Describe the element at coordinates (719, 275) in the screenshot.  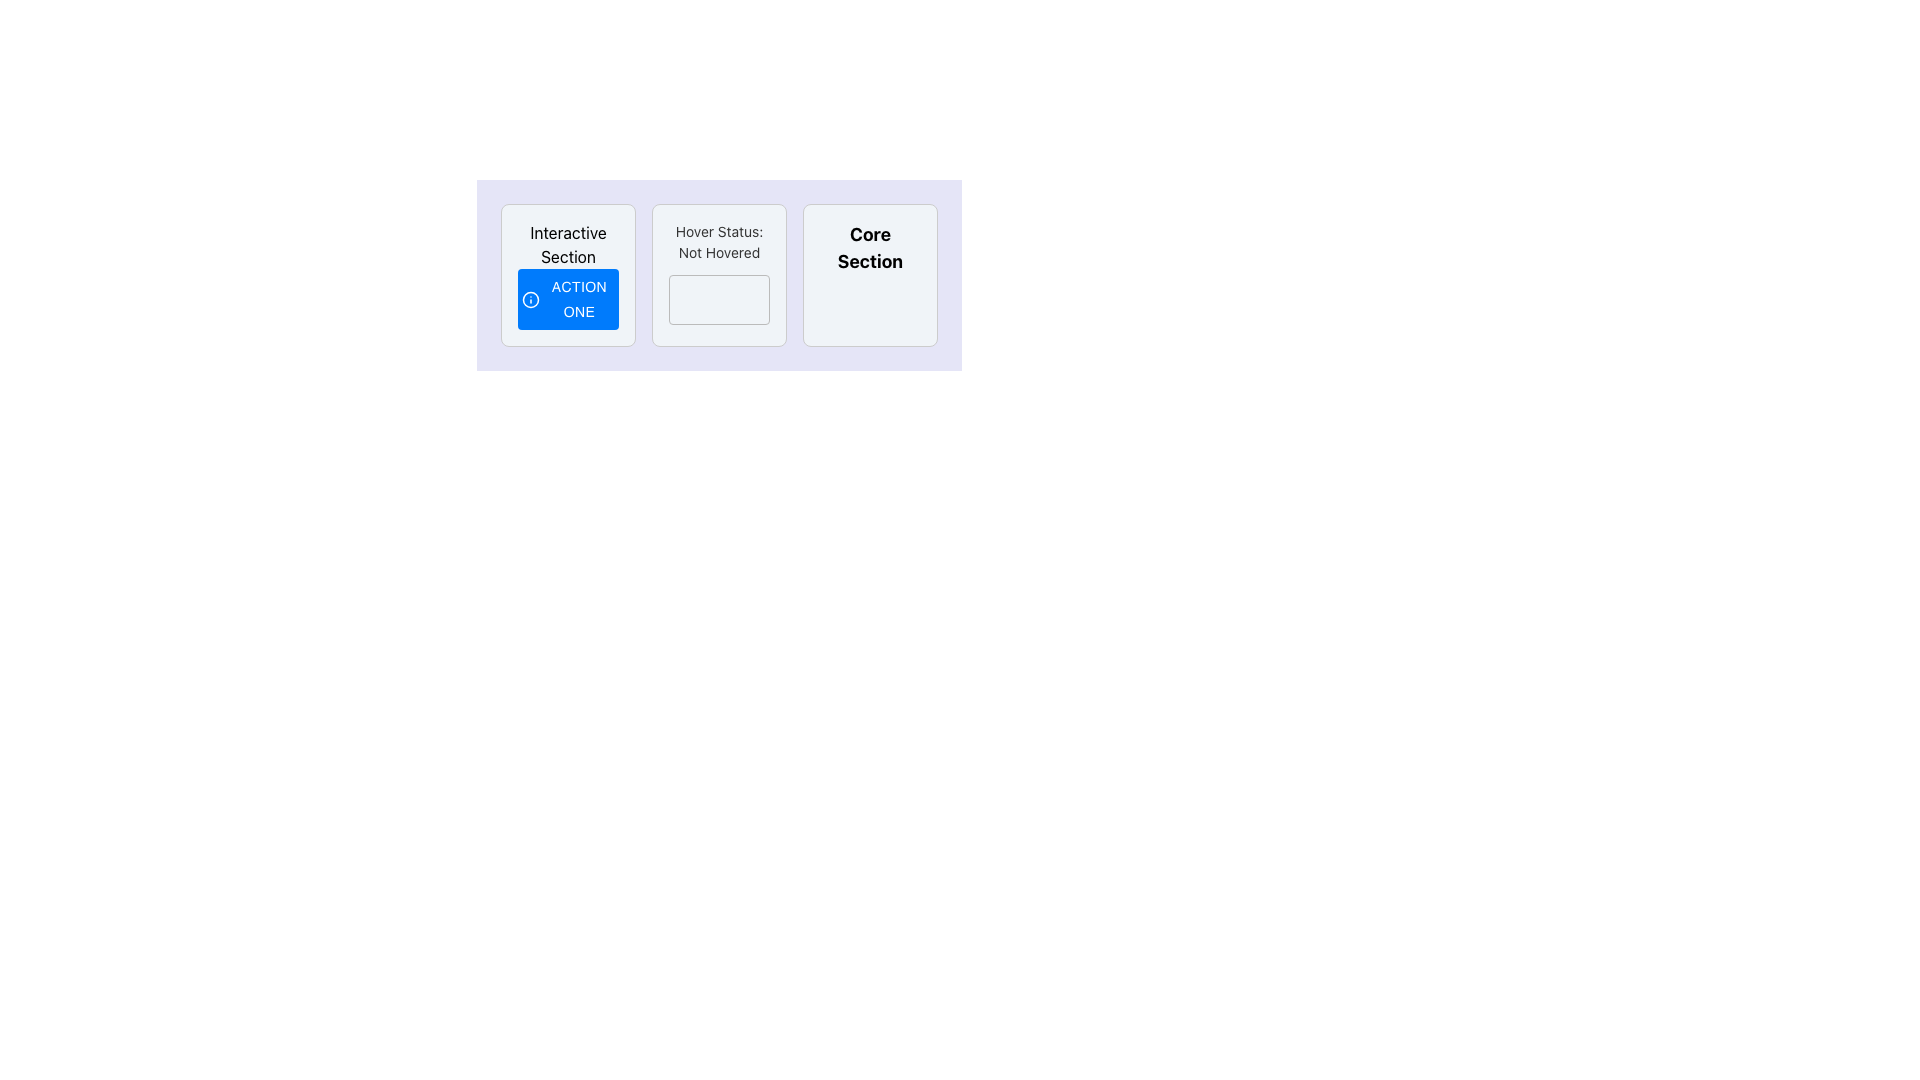
I see `the Informational panel located between the 'Interactive Section' on the left and 'Core Section' on the right, displaying a status message related to hover interaction` at that location.